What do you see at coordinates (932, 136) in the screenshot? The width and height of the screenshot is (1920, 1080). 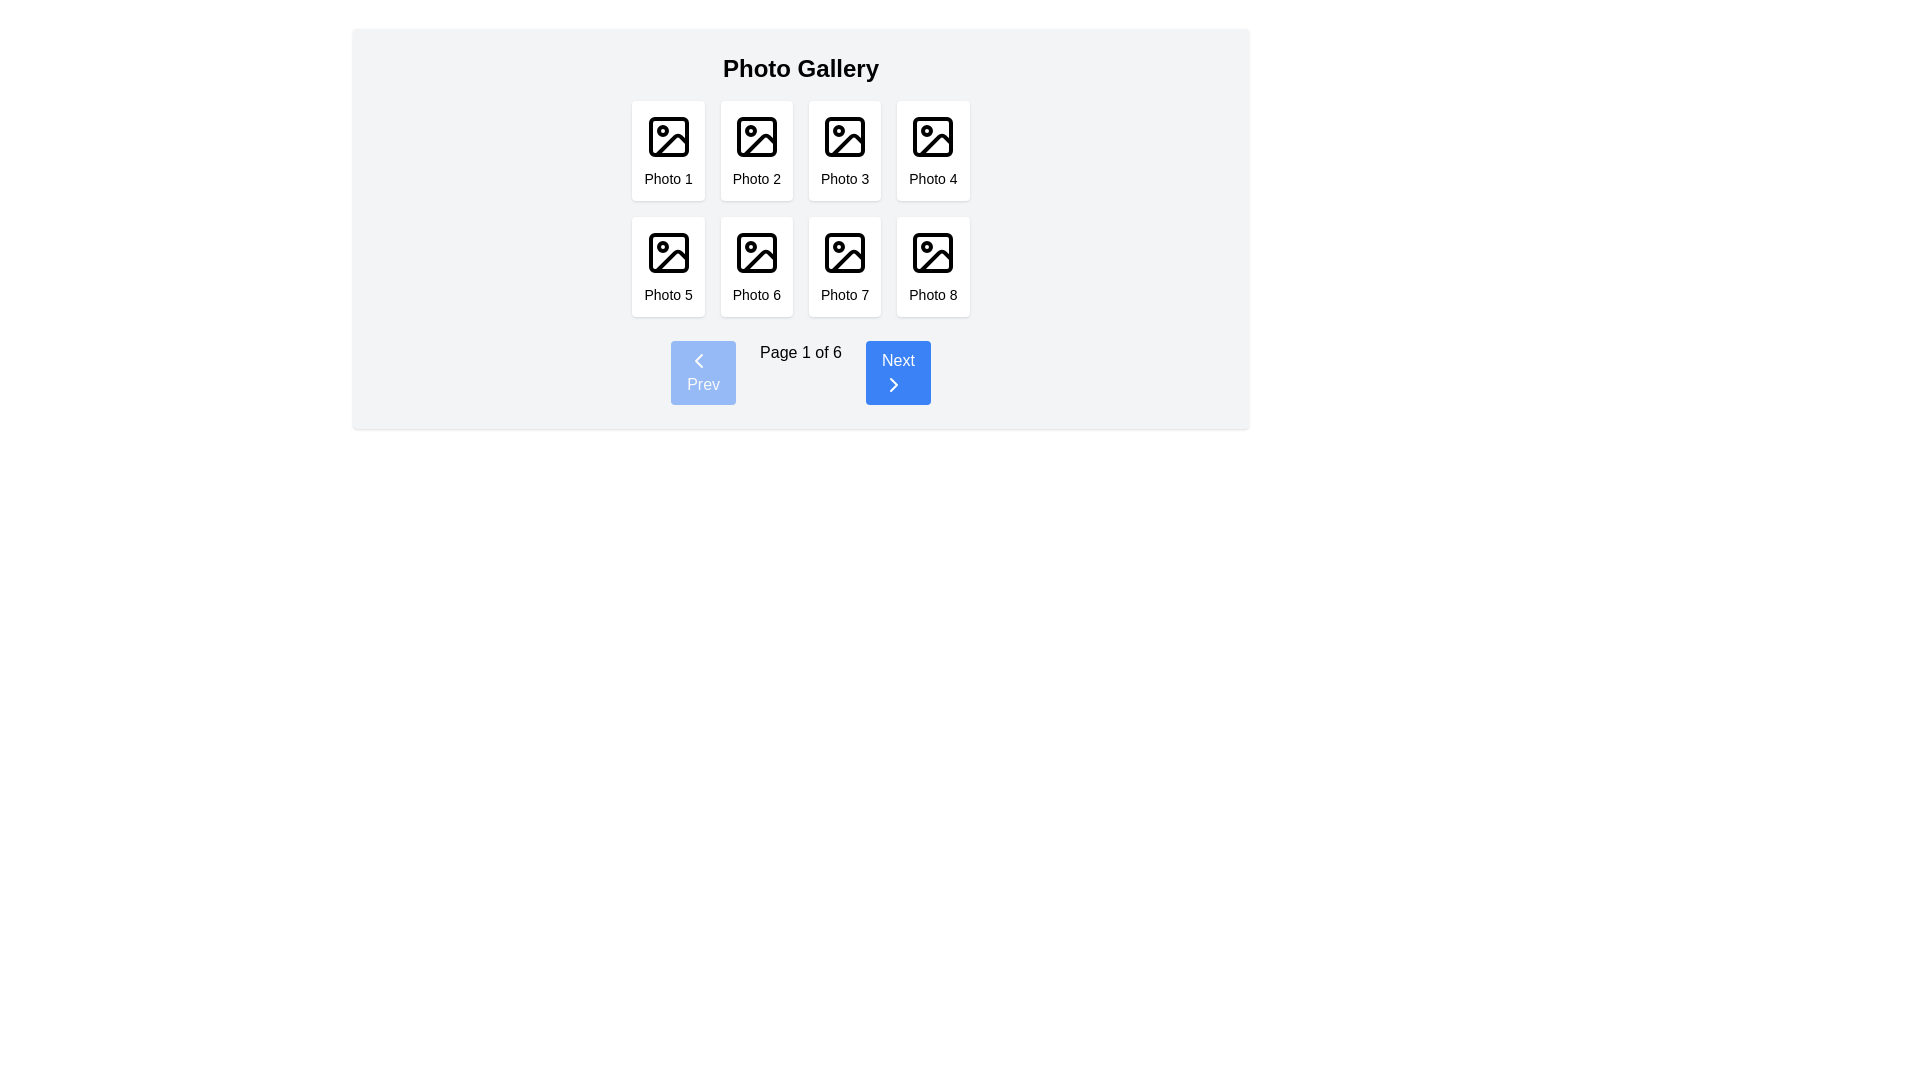 I see `the decorative icon for the 'Photo 4' gallery entry located in the fourth position of the grid layout` at bounding box center [932, 136].